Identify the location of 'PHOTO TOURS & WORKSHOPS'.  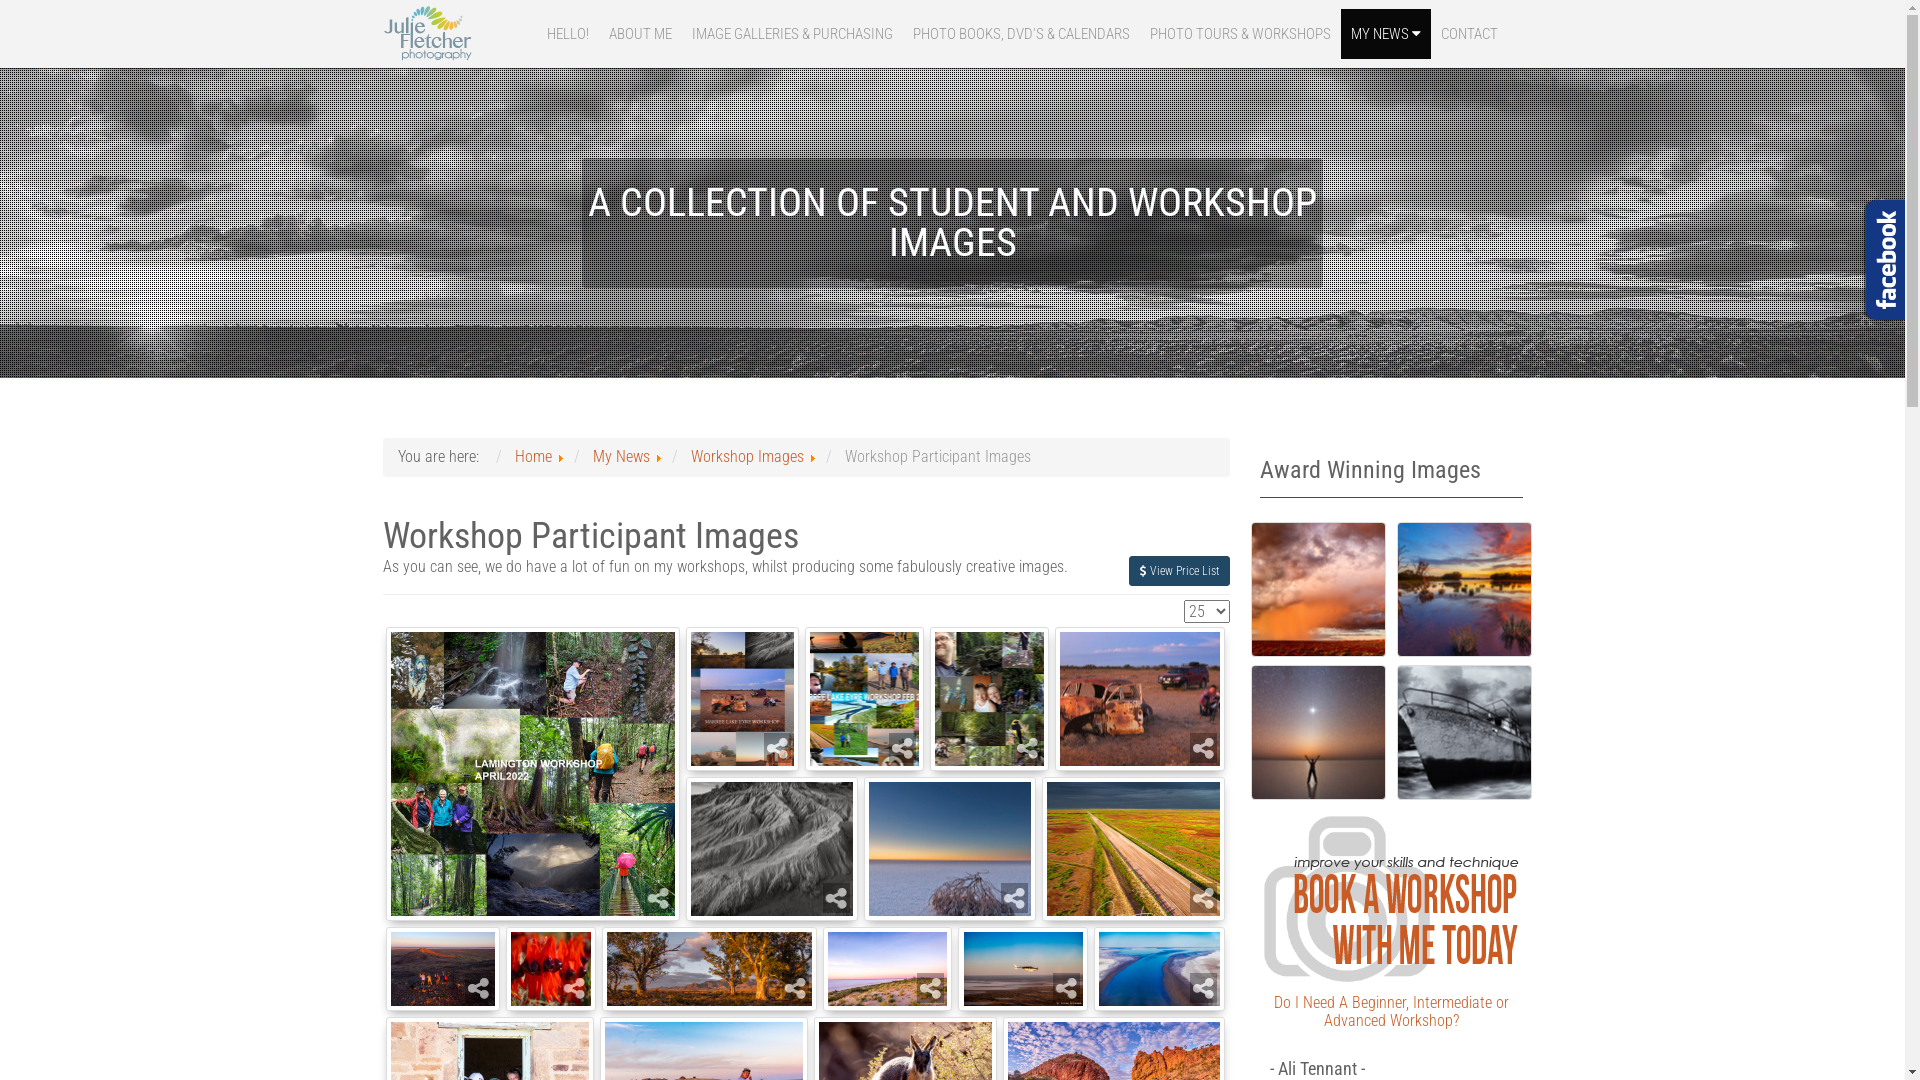
(1239, 34).